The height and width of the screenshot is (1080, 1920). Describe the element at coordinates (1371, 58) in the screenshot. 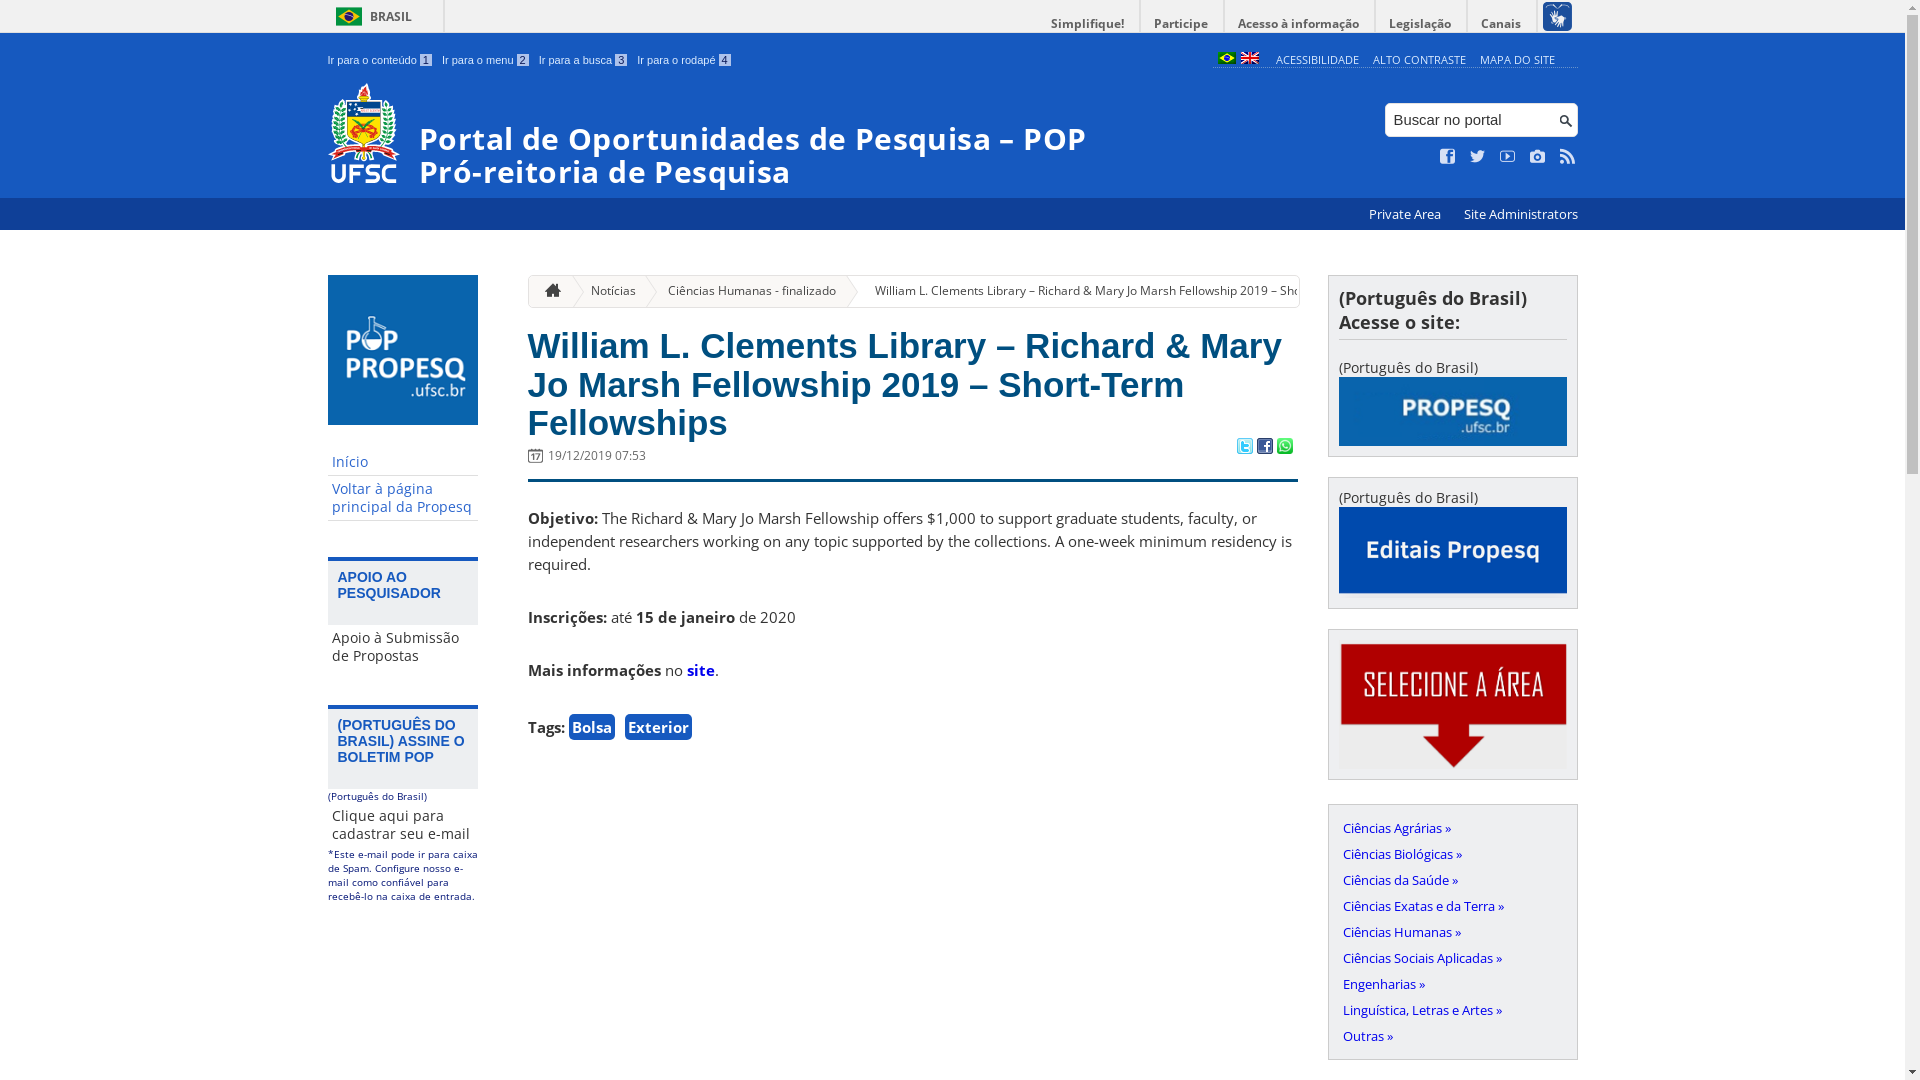

I see `'ALTO CONTRASTE'` at that location.